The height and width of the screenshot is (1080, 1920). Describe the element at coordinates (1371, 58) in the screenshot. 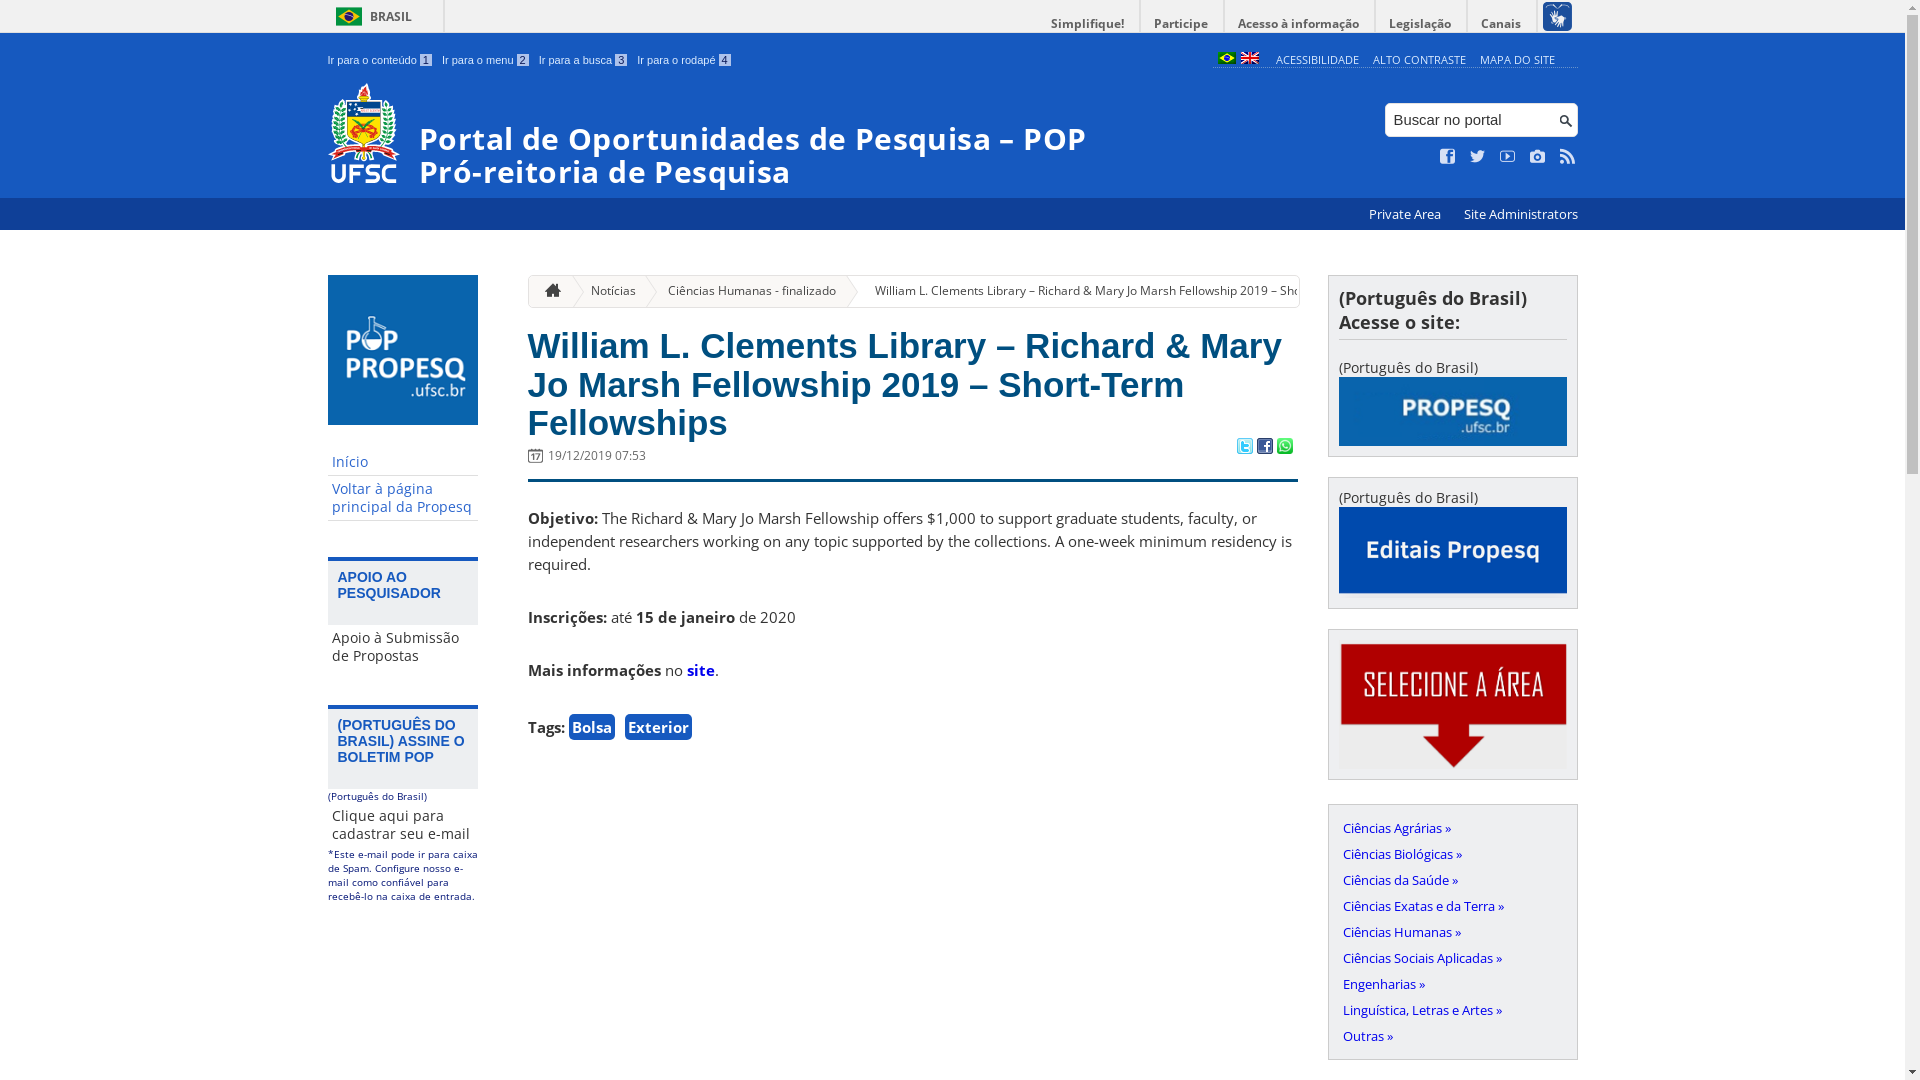

I see `'ALTO CONTRASTE'` at that location.